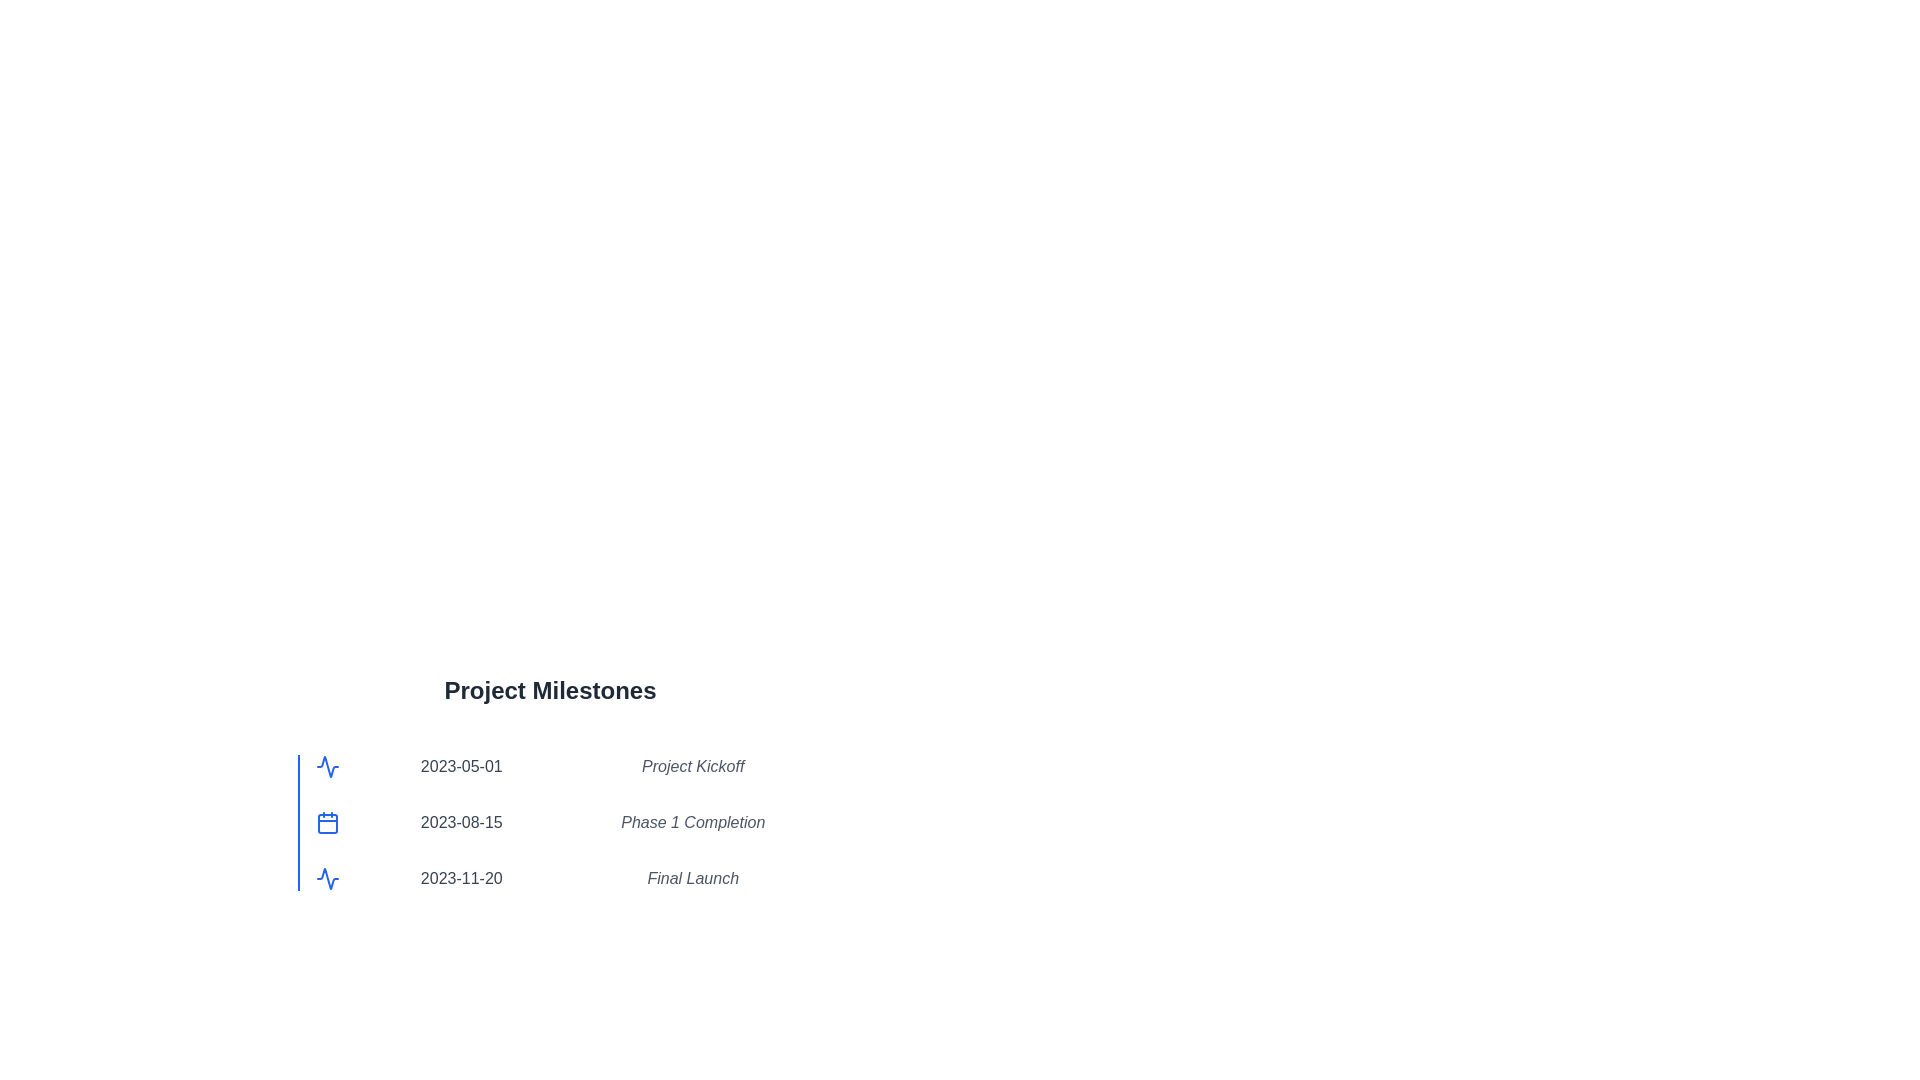  Describe the element at coordinates (460, 822) in the screenshot. I see `the text label displaying '2023-08-15', which is located in the second row of the milestones list, between a blue calendar icon and the 'Phase 1 Completion' label` at that location.